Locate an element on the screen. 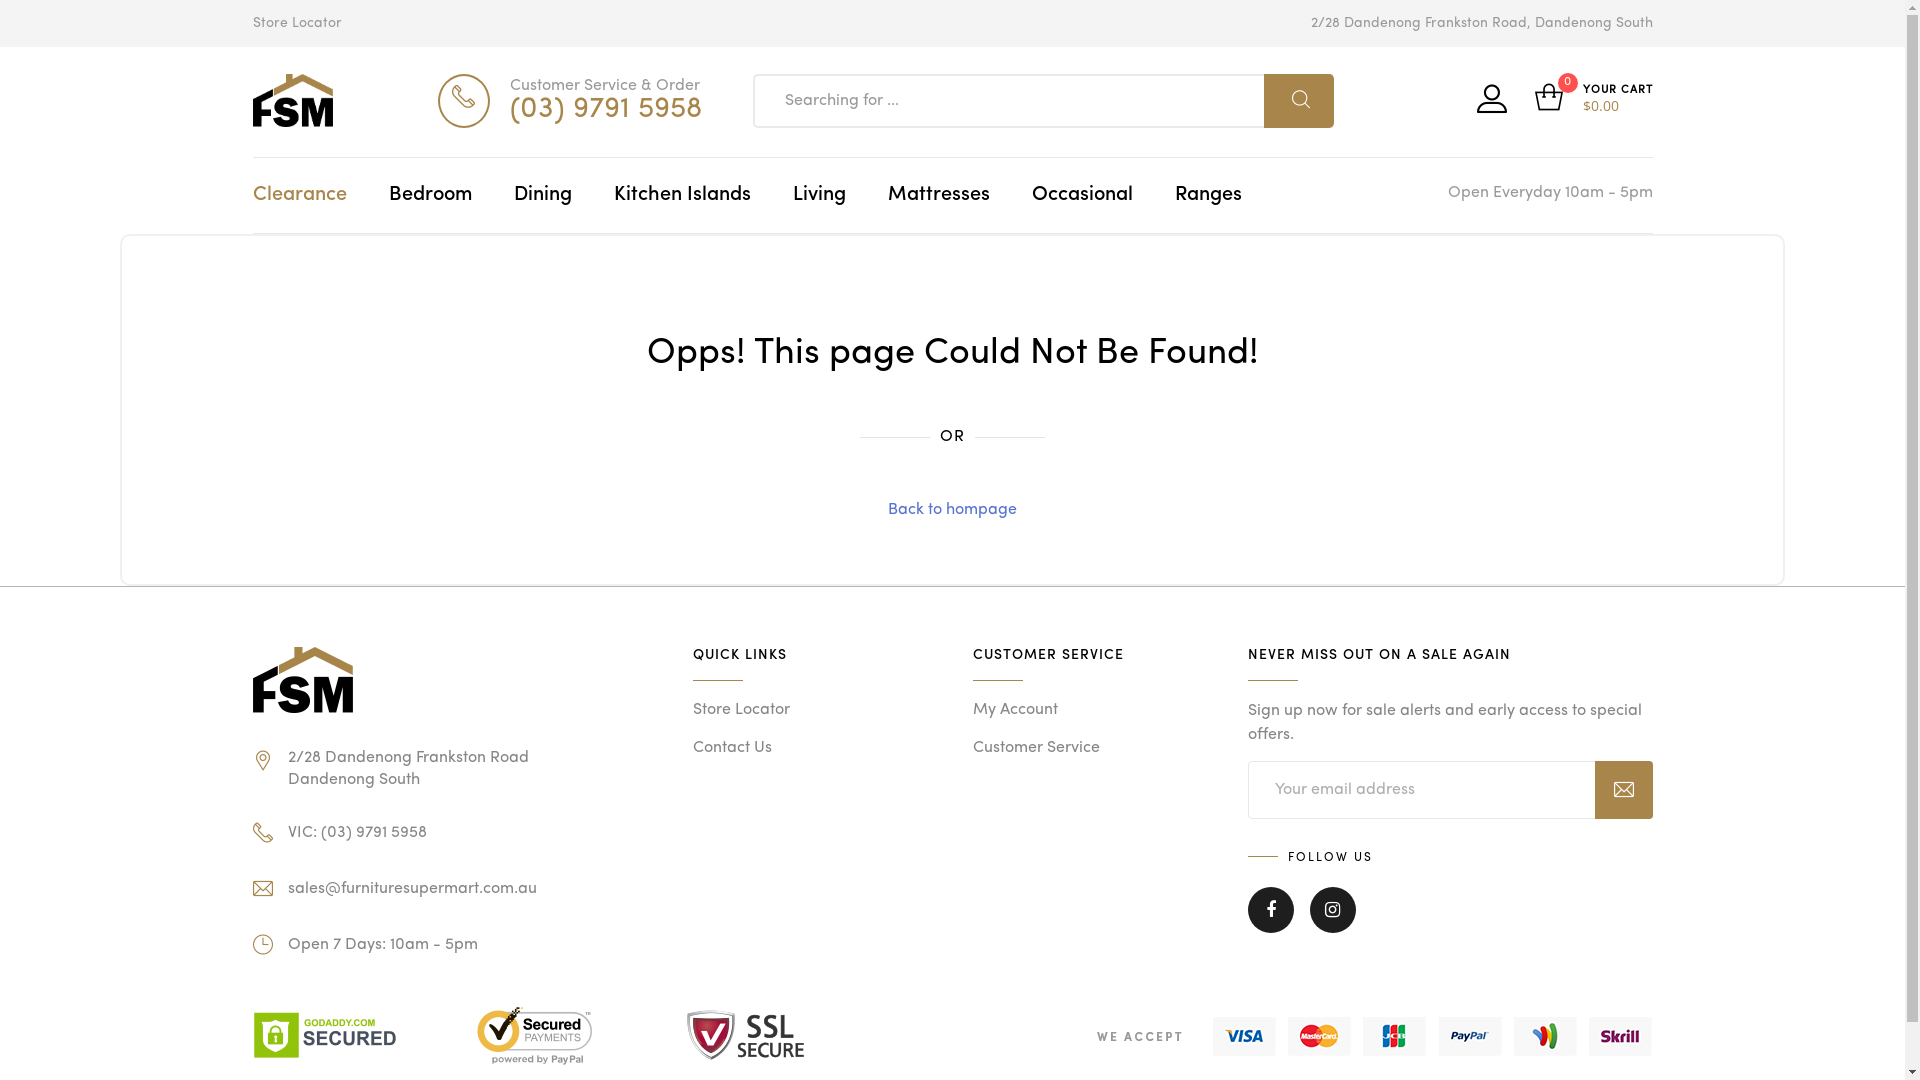 The width and height of the screenshot is (1920, 1080). 'Contact Us' is located at coordinates (730, 748).